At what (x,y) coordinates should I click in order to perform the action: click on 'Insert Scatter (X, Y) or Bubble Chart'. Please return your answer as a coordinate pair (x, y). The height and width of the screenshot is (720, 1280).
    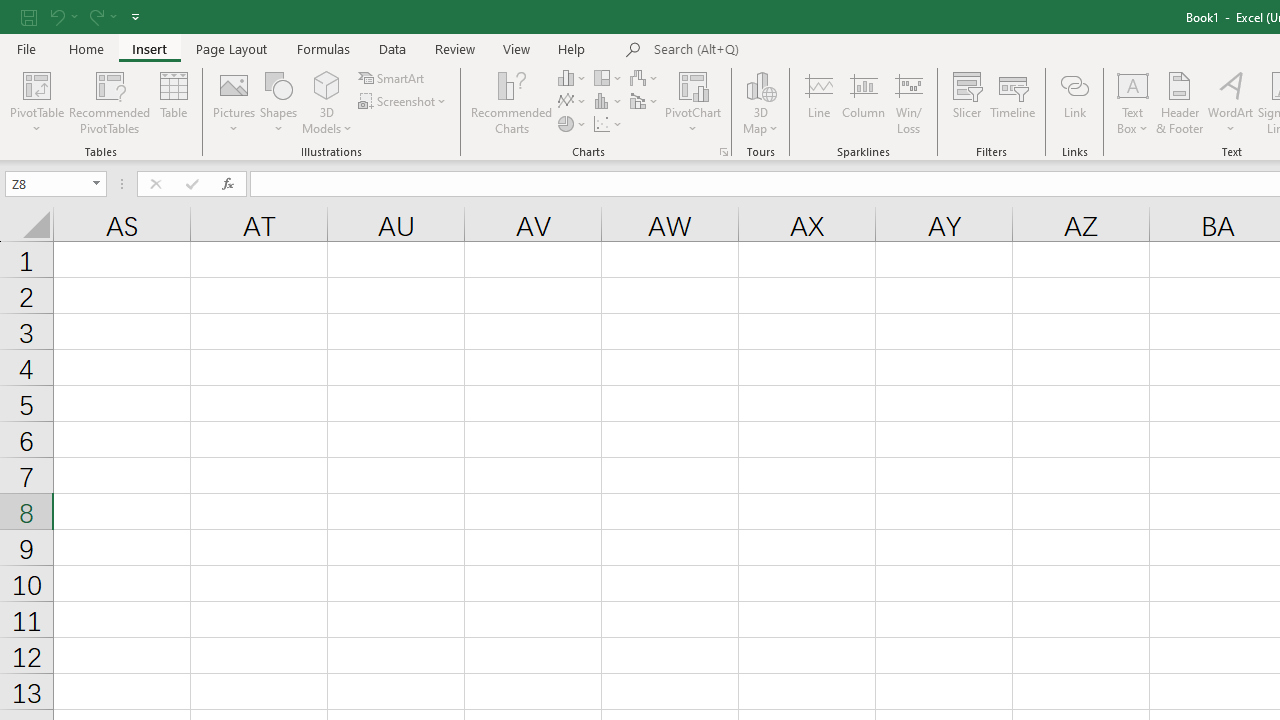
    Looking at the image, I should click on (608, 124).